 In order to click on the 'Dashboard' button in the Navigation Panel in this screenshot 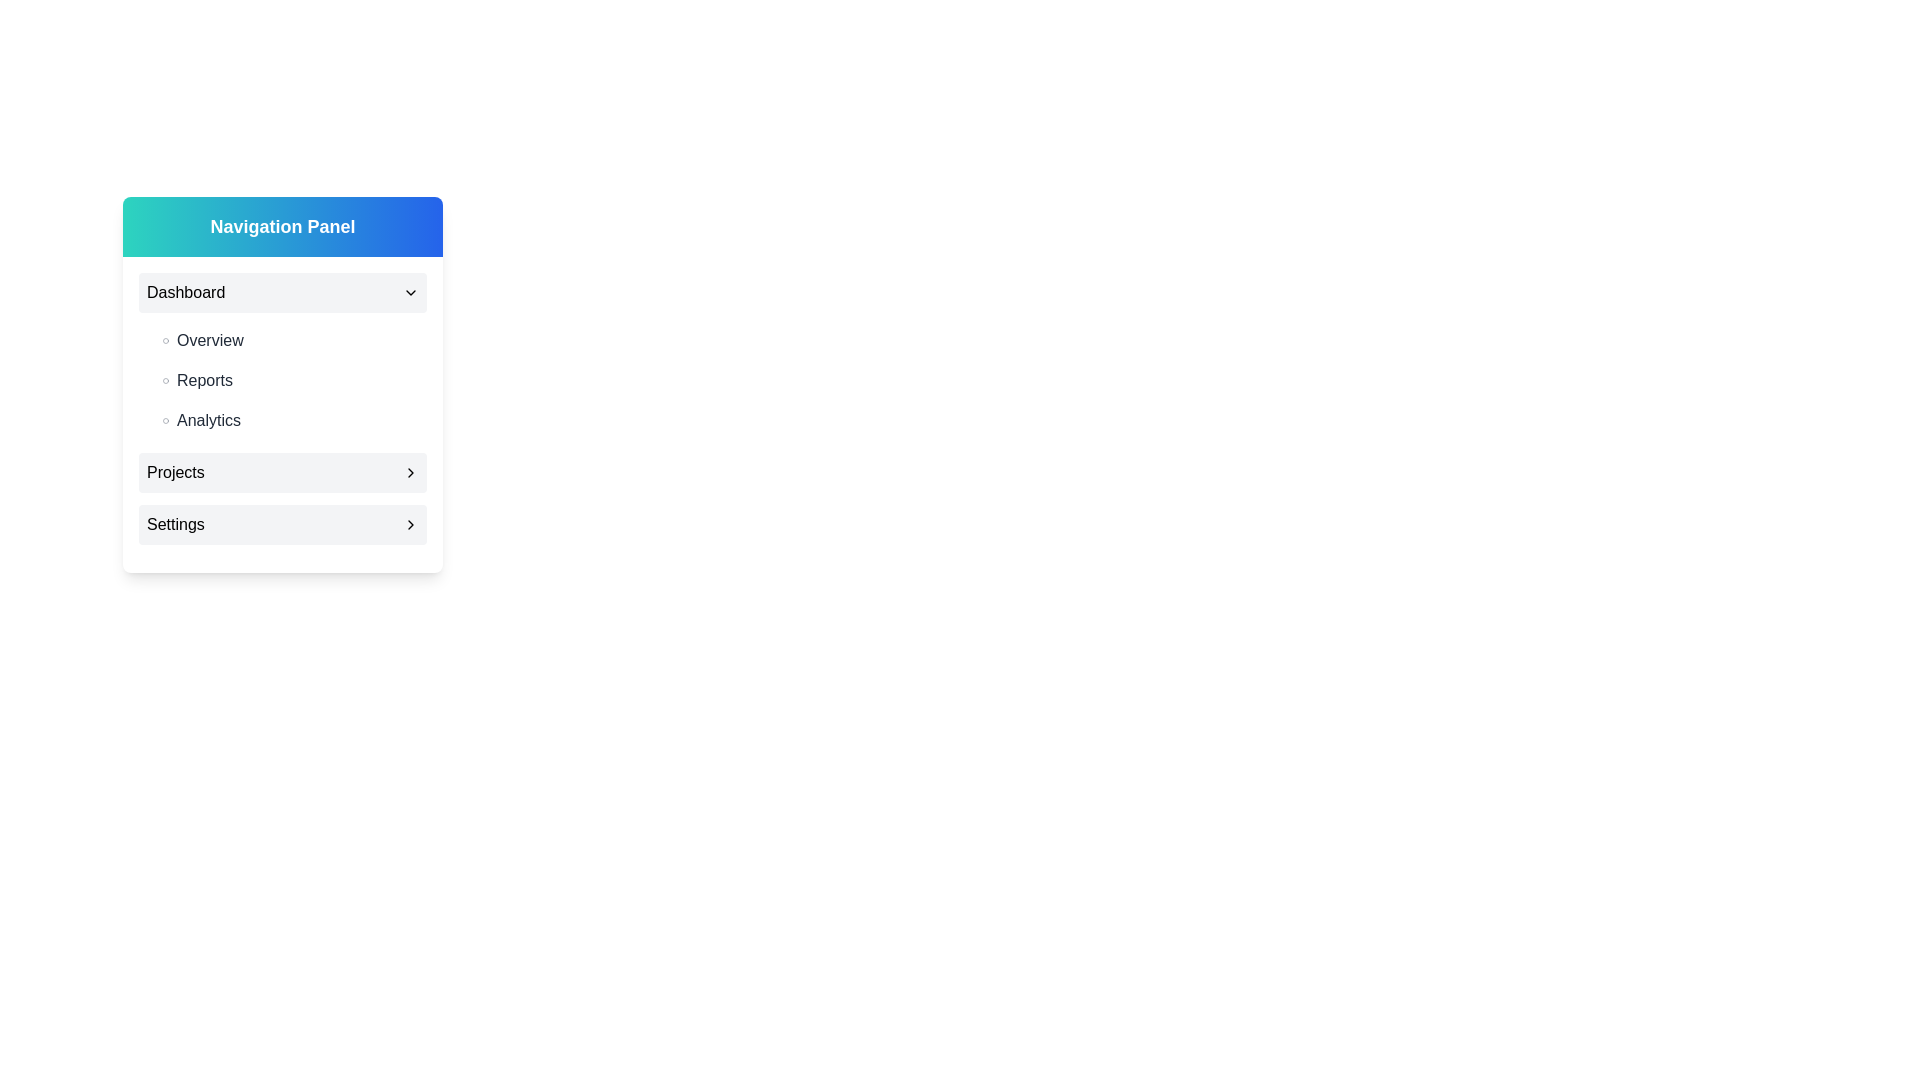, I will do `click(282, 293)`.